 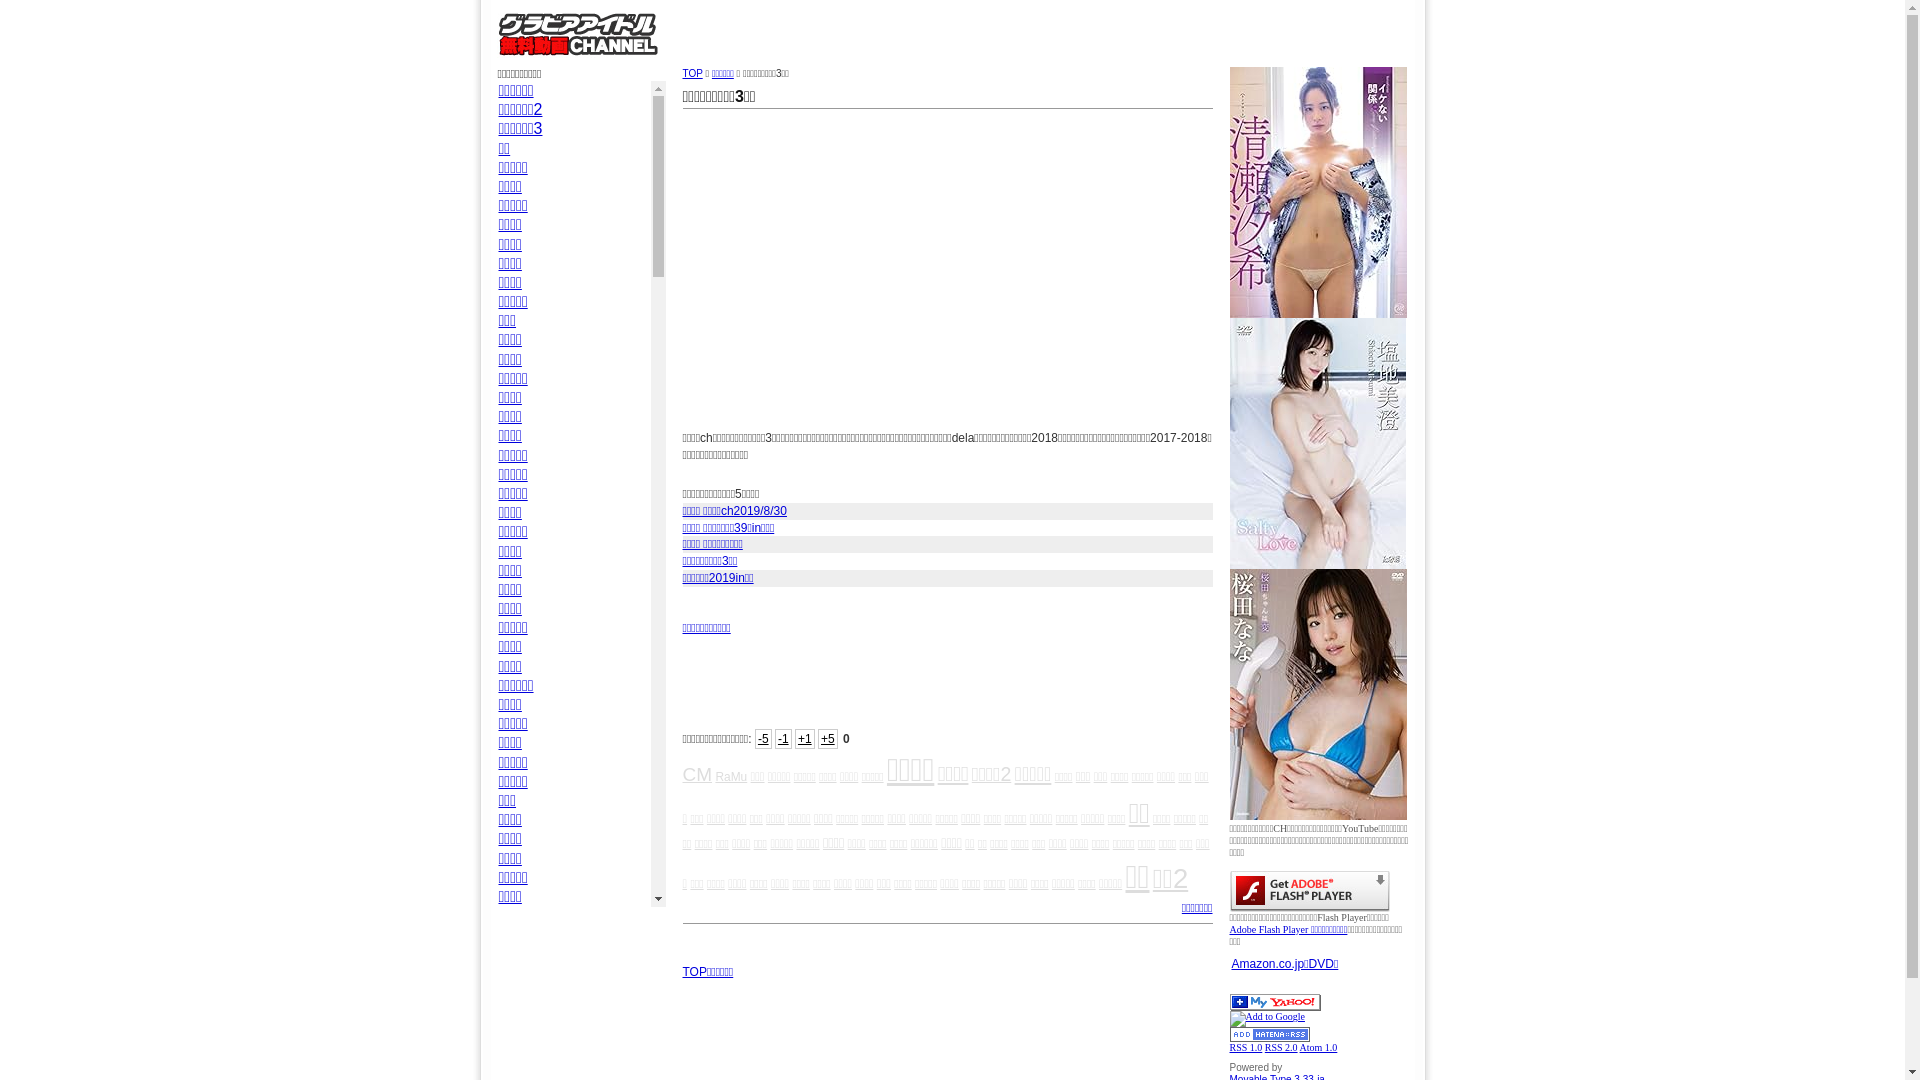 I want to click on 'CM', so click(x=696, y=773).